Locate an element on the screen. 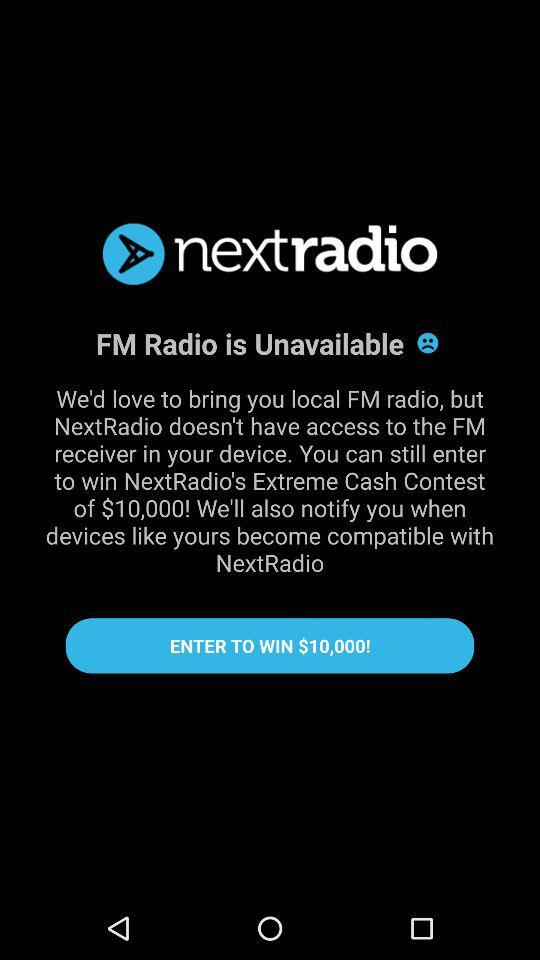 Image resolution: width=540 pixels, height=960 pixels. the item at the top is located at coordinates (270, 253).